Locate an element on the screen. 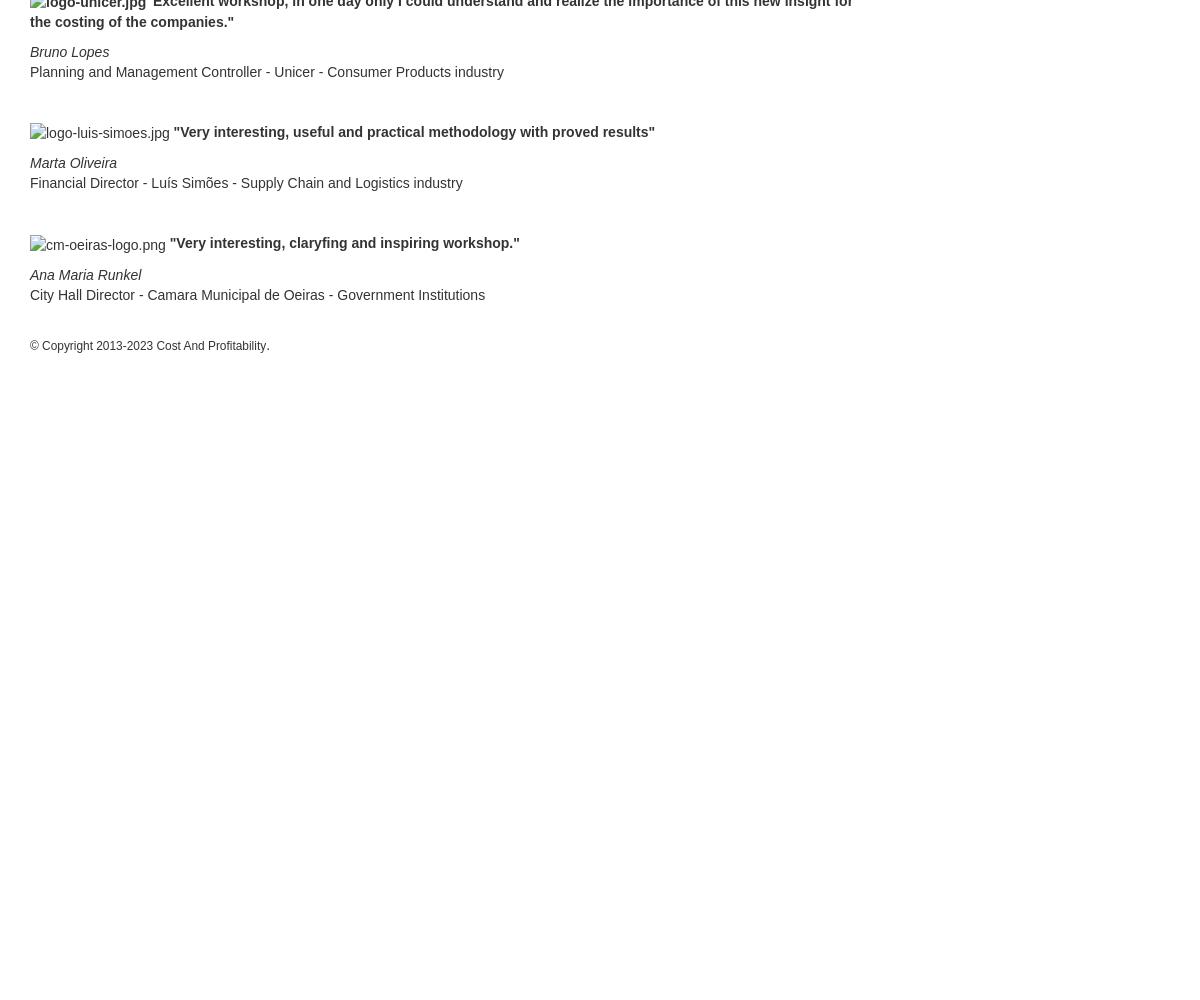 The height and width of the screenshot is (1000, 1200). 'Planning and Management Controller - Unicer - Consumer Products industry' is located at coordinates (30, 71).